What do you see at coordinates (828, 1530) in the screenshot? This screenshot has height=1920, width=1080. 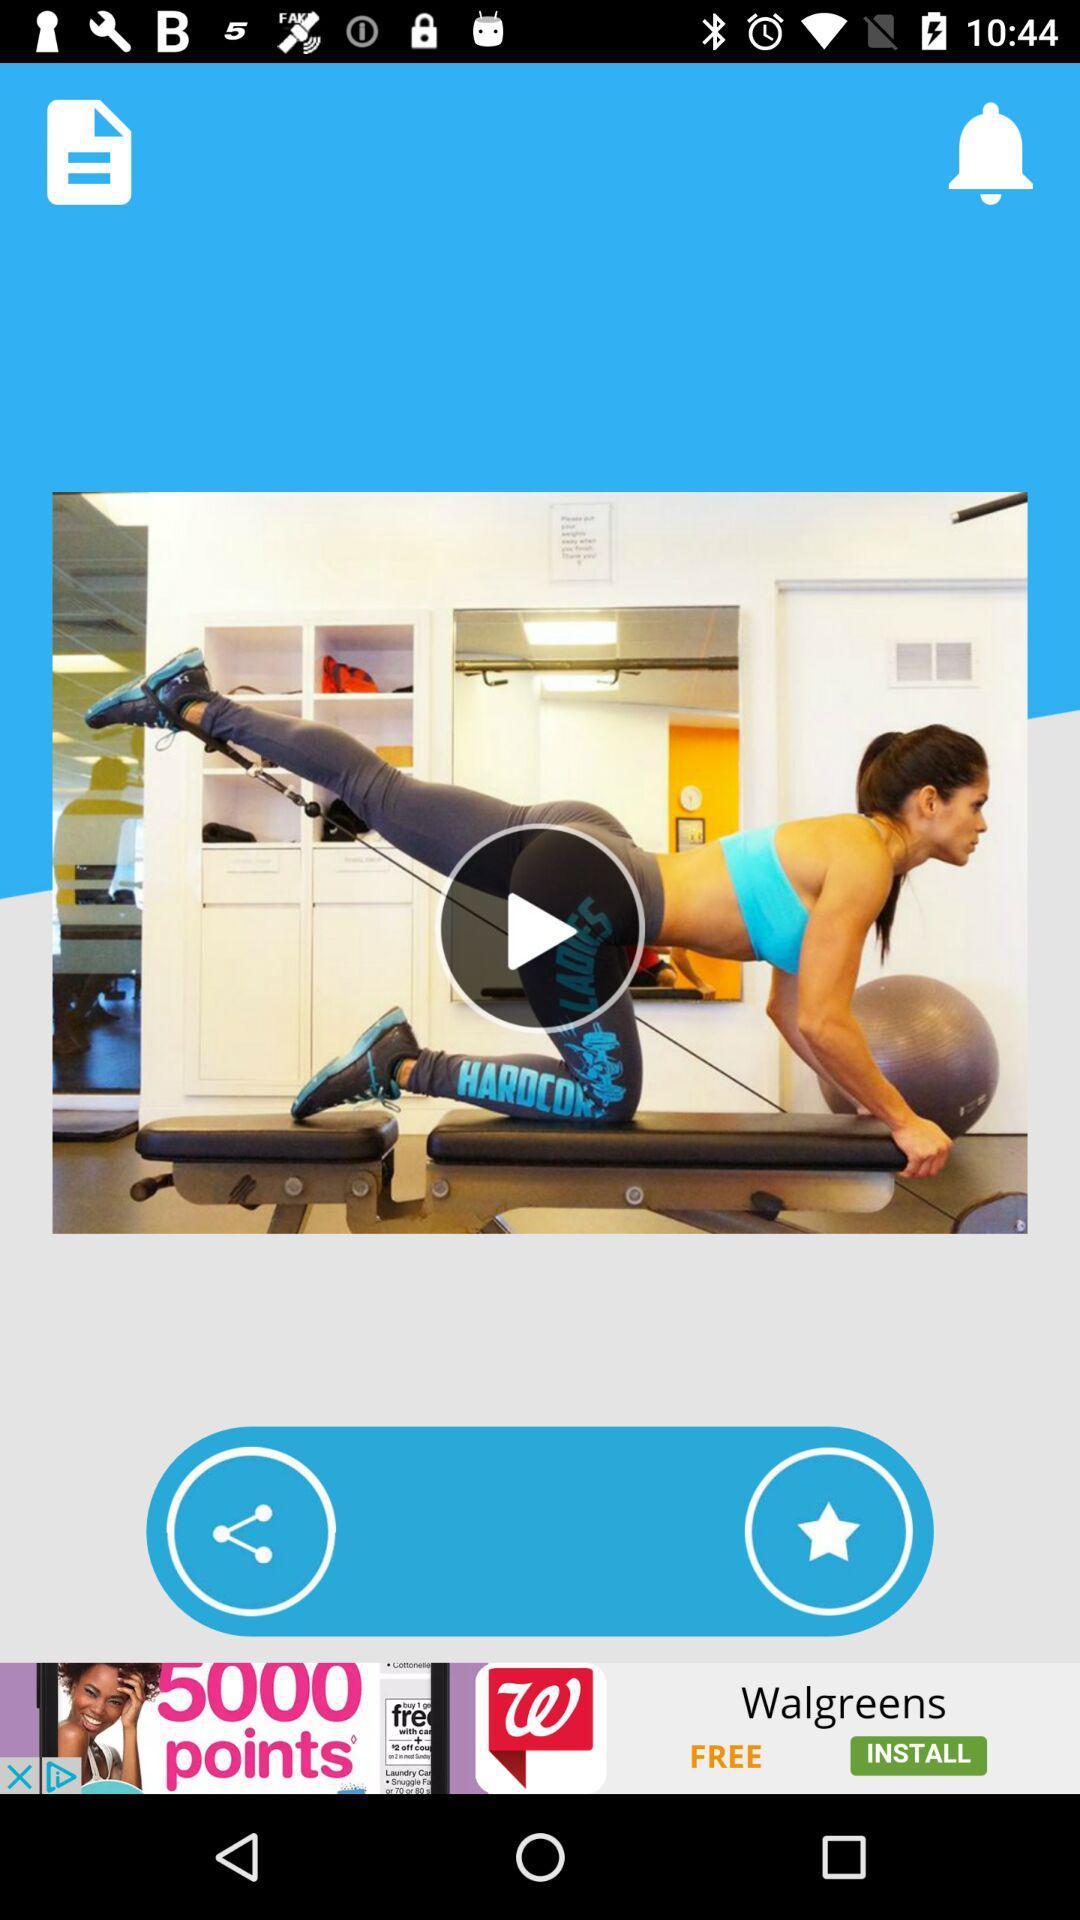 I see `to favorite` at bounding box center [828, 1530].